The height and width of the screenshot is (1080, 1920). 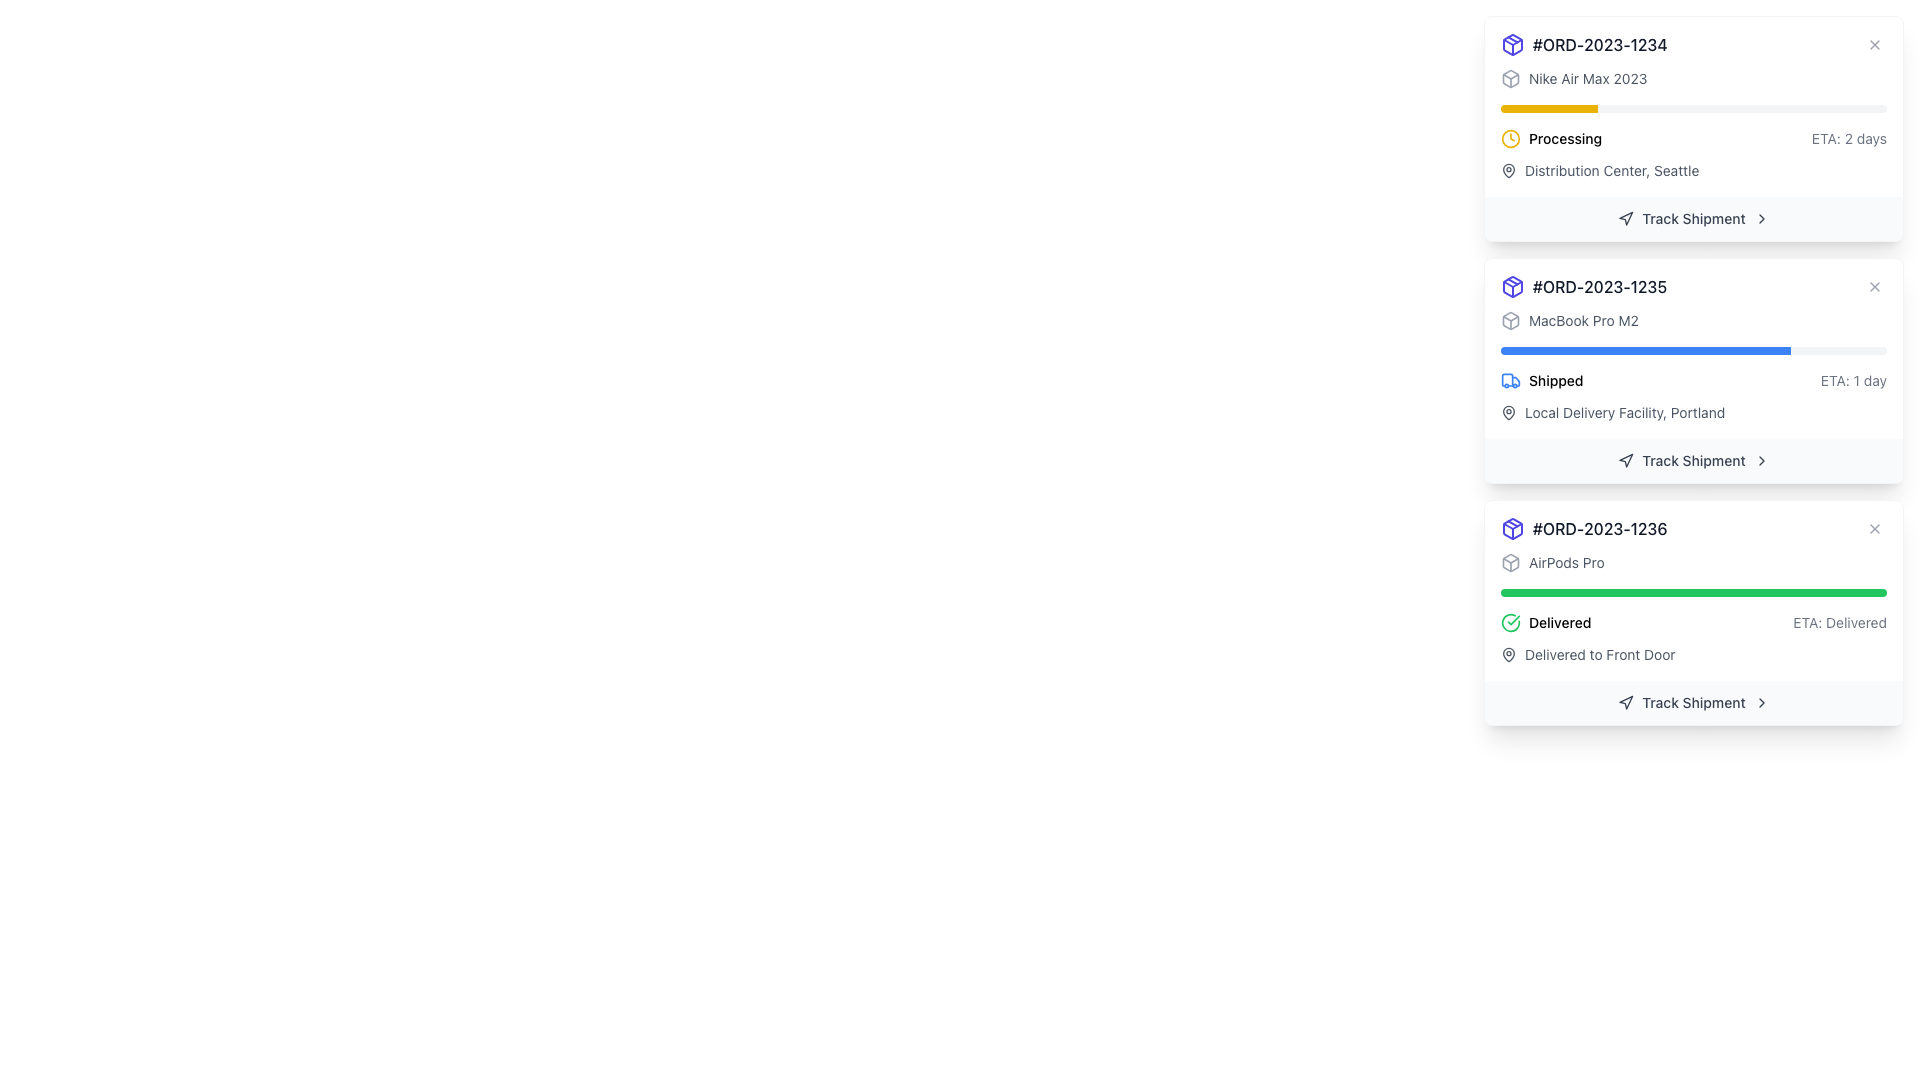 I want to click on the map pin icon indicating the delivery location, which is styled with a thin gray outline and positioned next to the 'Delivered to Front Door' label related to the AirPods Pro order (order ID #ORD-2023-1236), so click(x=1508, y=655).